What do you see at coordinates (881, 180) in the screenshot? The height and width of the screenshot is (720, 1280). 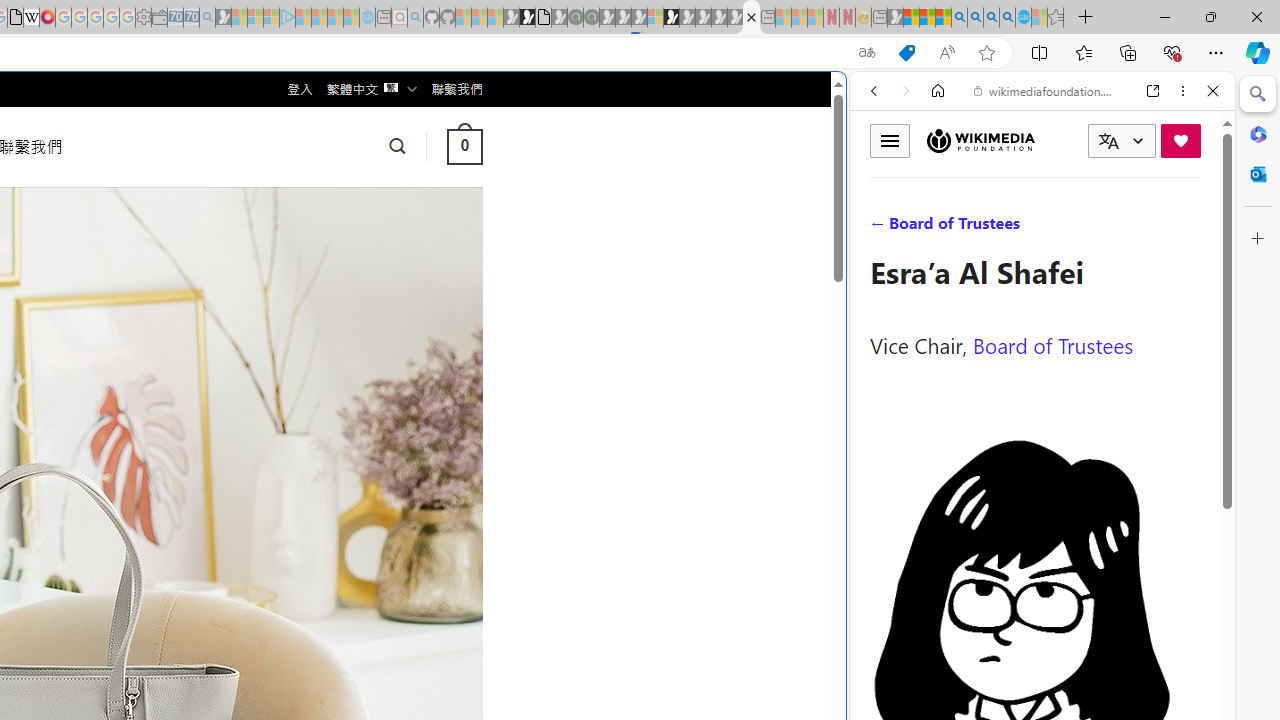 I see `'Web scope'` at bounding box center [881, 180].